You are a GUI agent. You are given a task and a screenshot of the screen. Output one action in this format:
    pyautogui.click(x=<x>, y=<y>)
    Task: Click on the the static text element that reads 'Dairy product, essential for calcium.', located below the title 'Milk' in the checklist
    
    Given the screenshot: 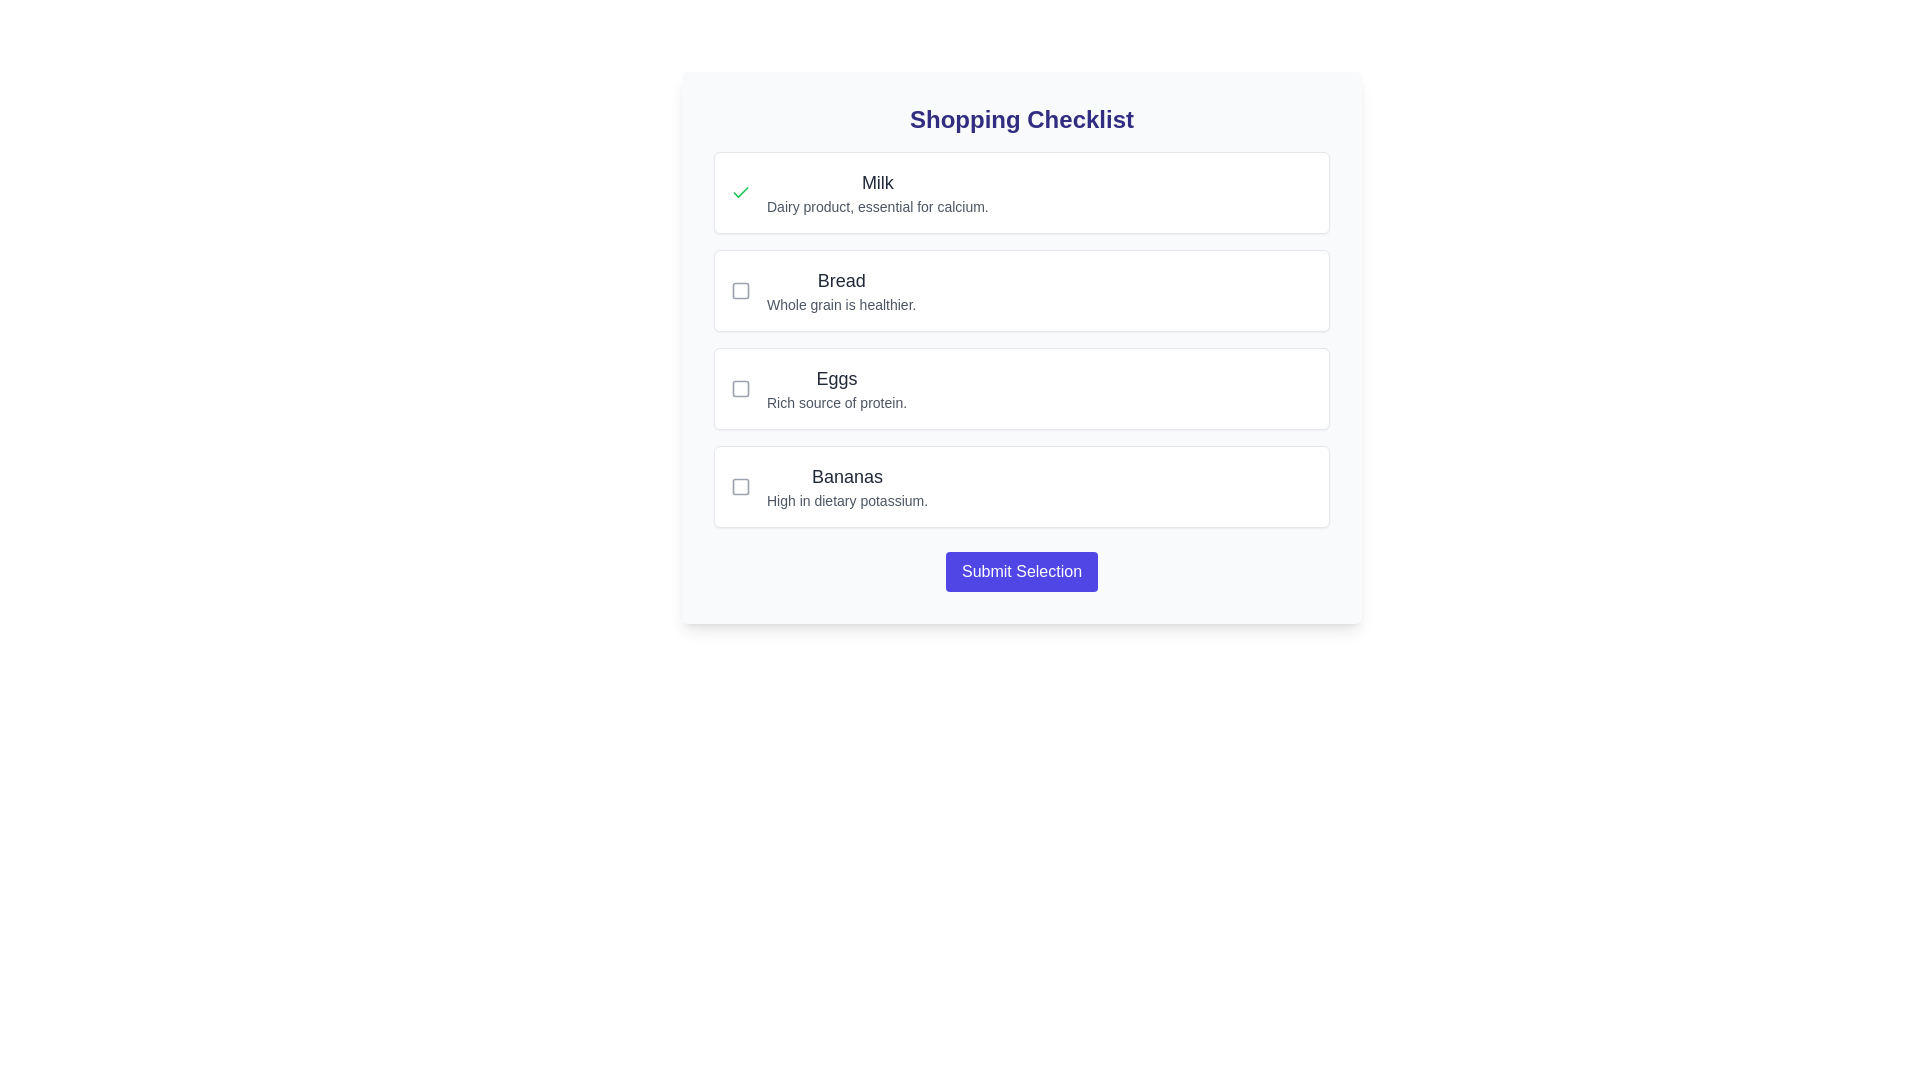 What is the action you would take?
    pyautogui.click(x=877, y=207)
    